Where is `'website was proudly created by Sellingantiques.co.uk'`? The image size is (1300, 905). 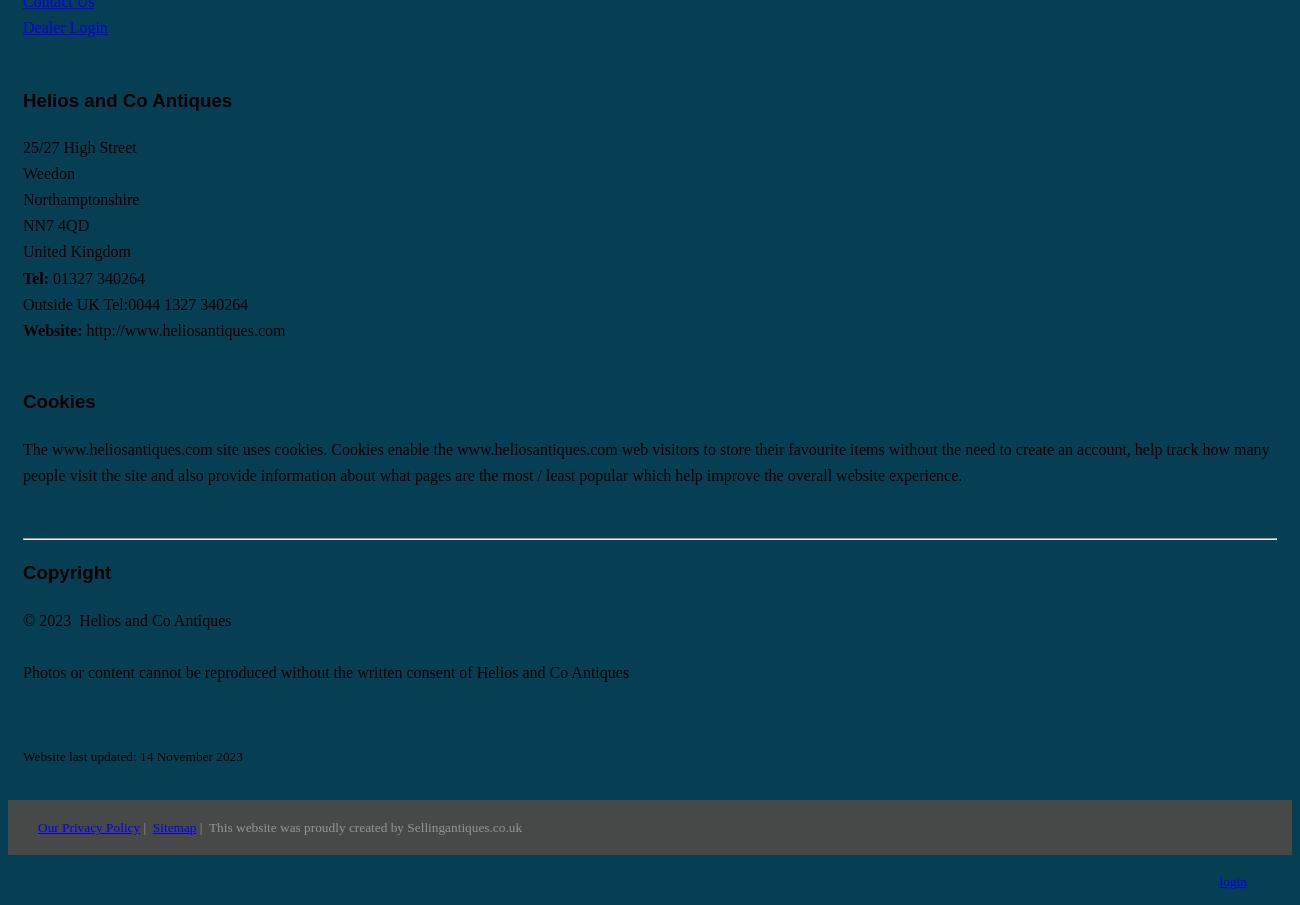
'website was proudly created by Sellingantiques.co.uk' is located at coordinates (234, 826).